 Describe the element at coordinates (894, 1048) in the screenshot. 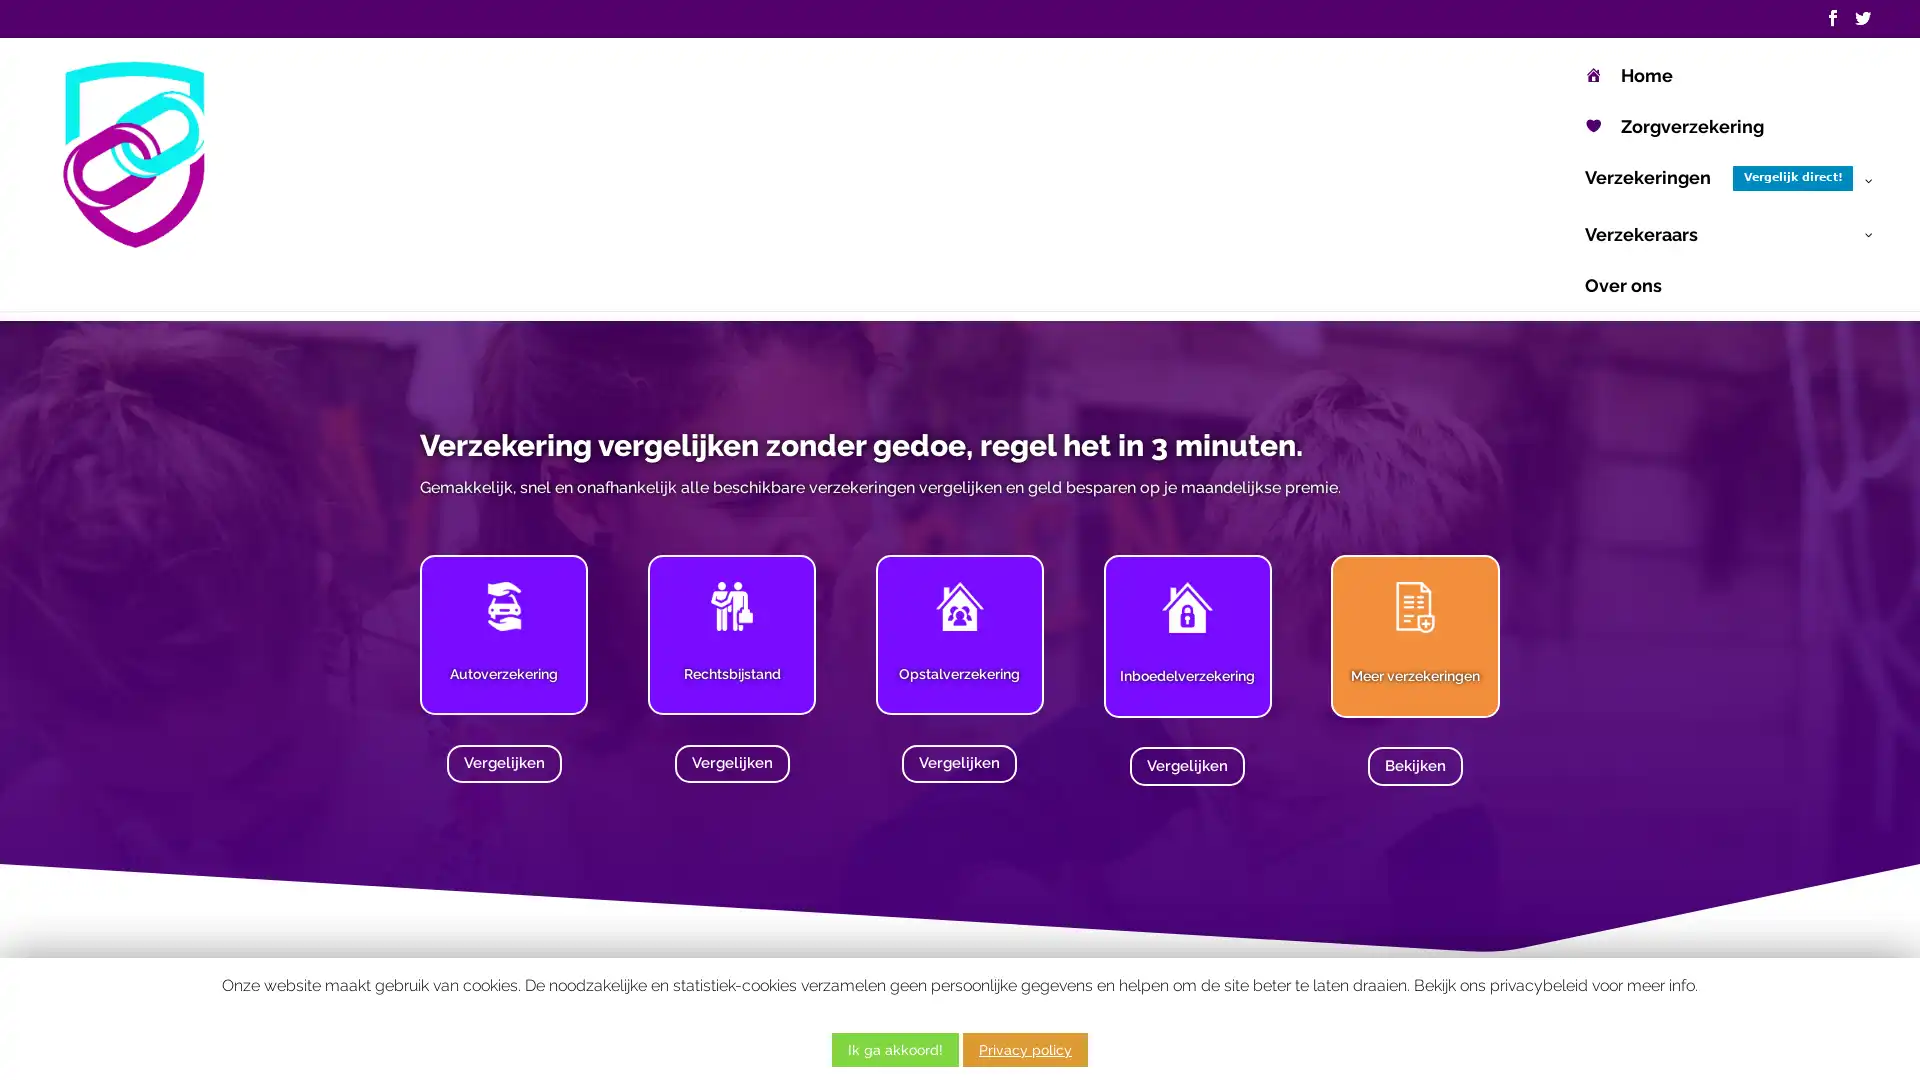

I see `Ik ga akkoord!` at that location.